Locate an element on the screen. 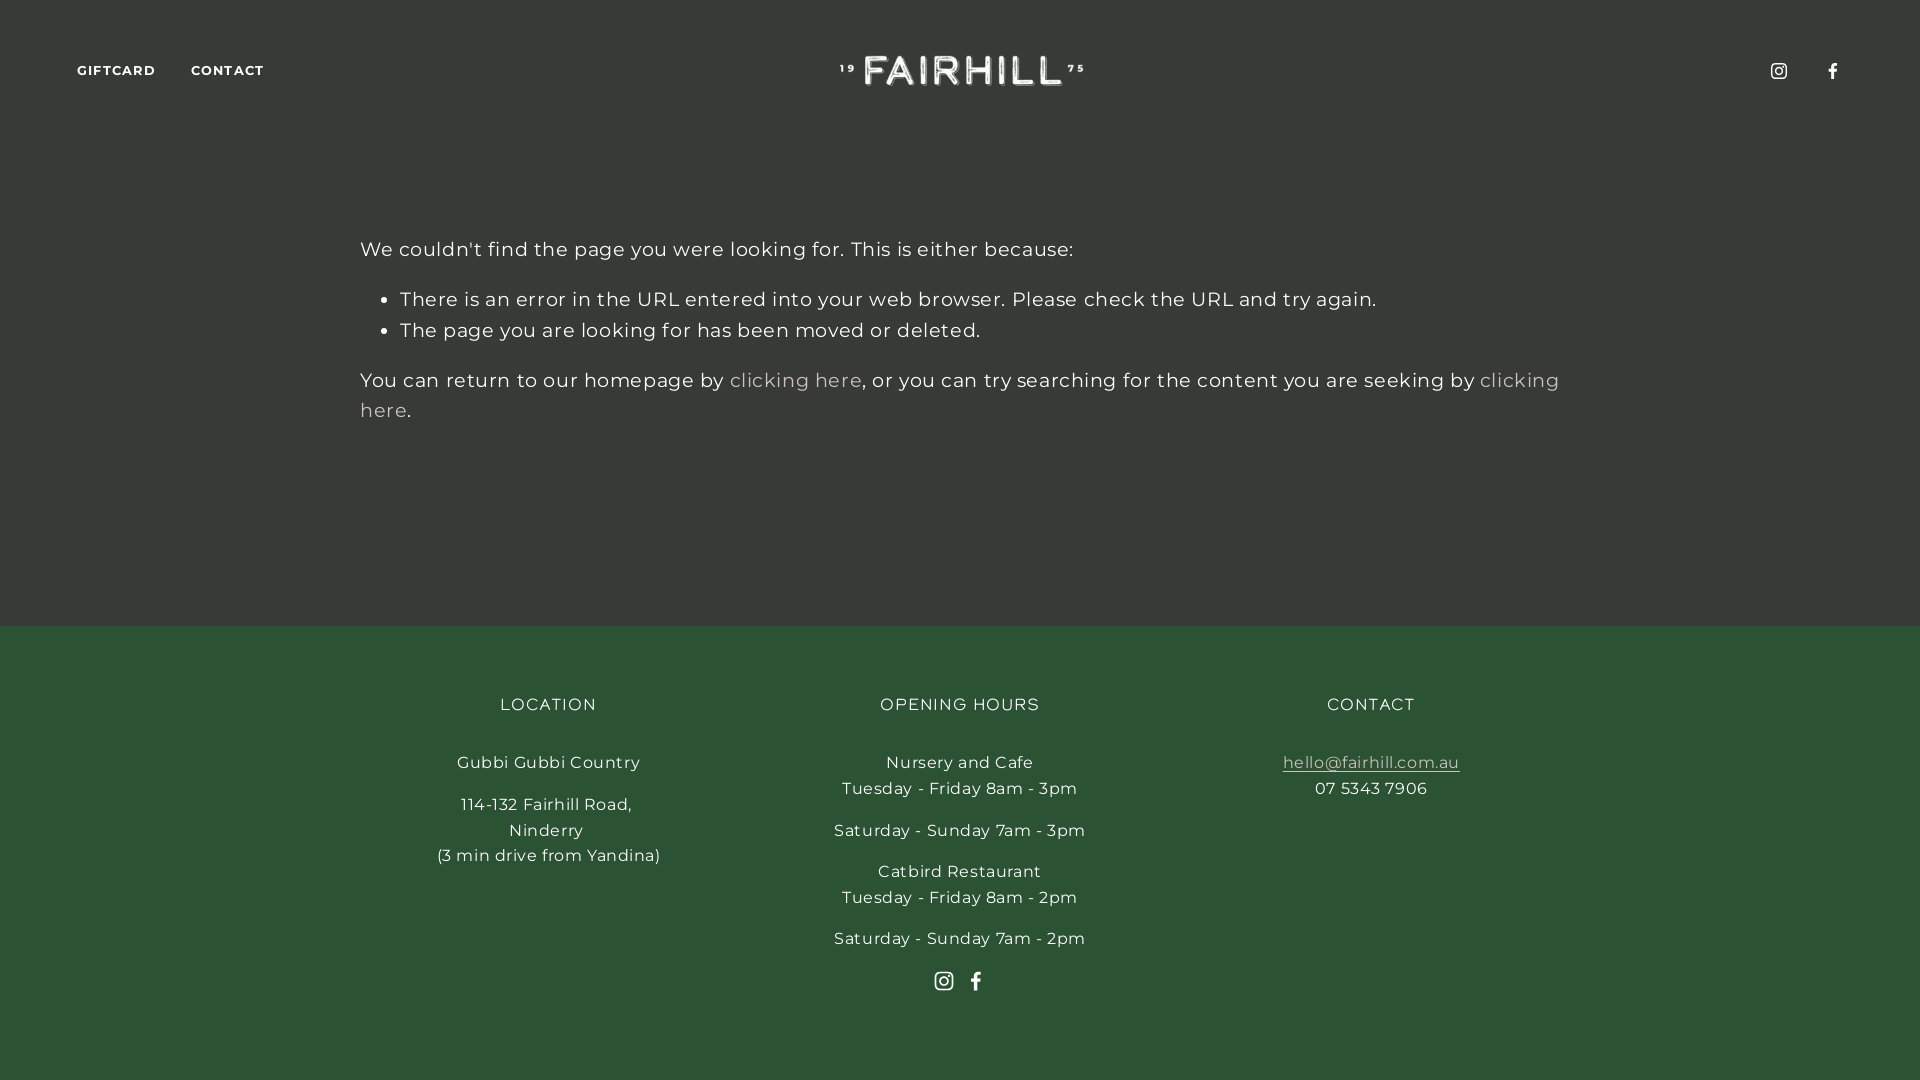  'CONTACT' is located at coordinates (191, 70).